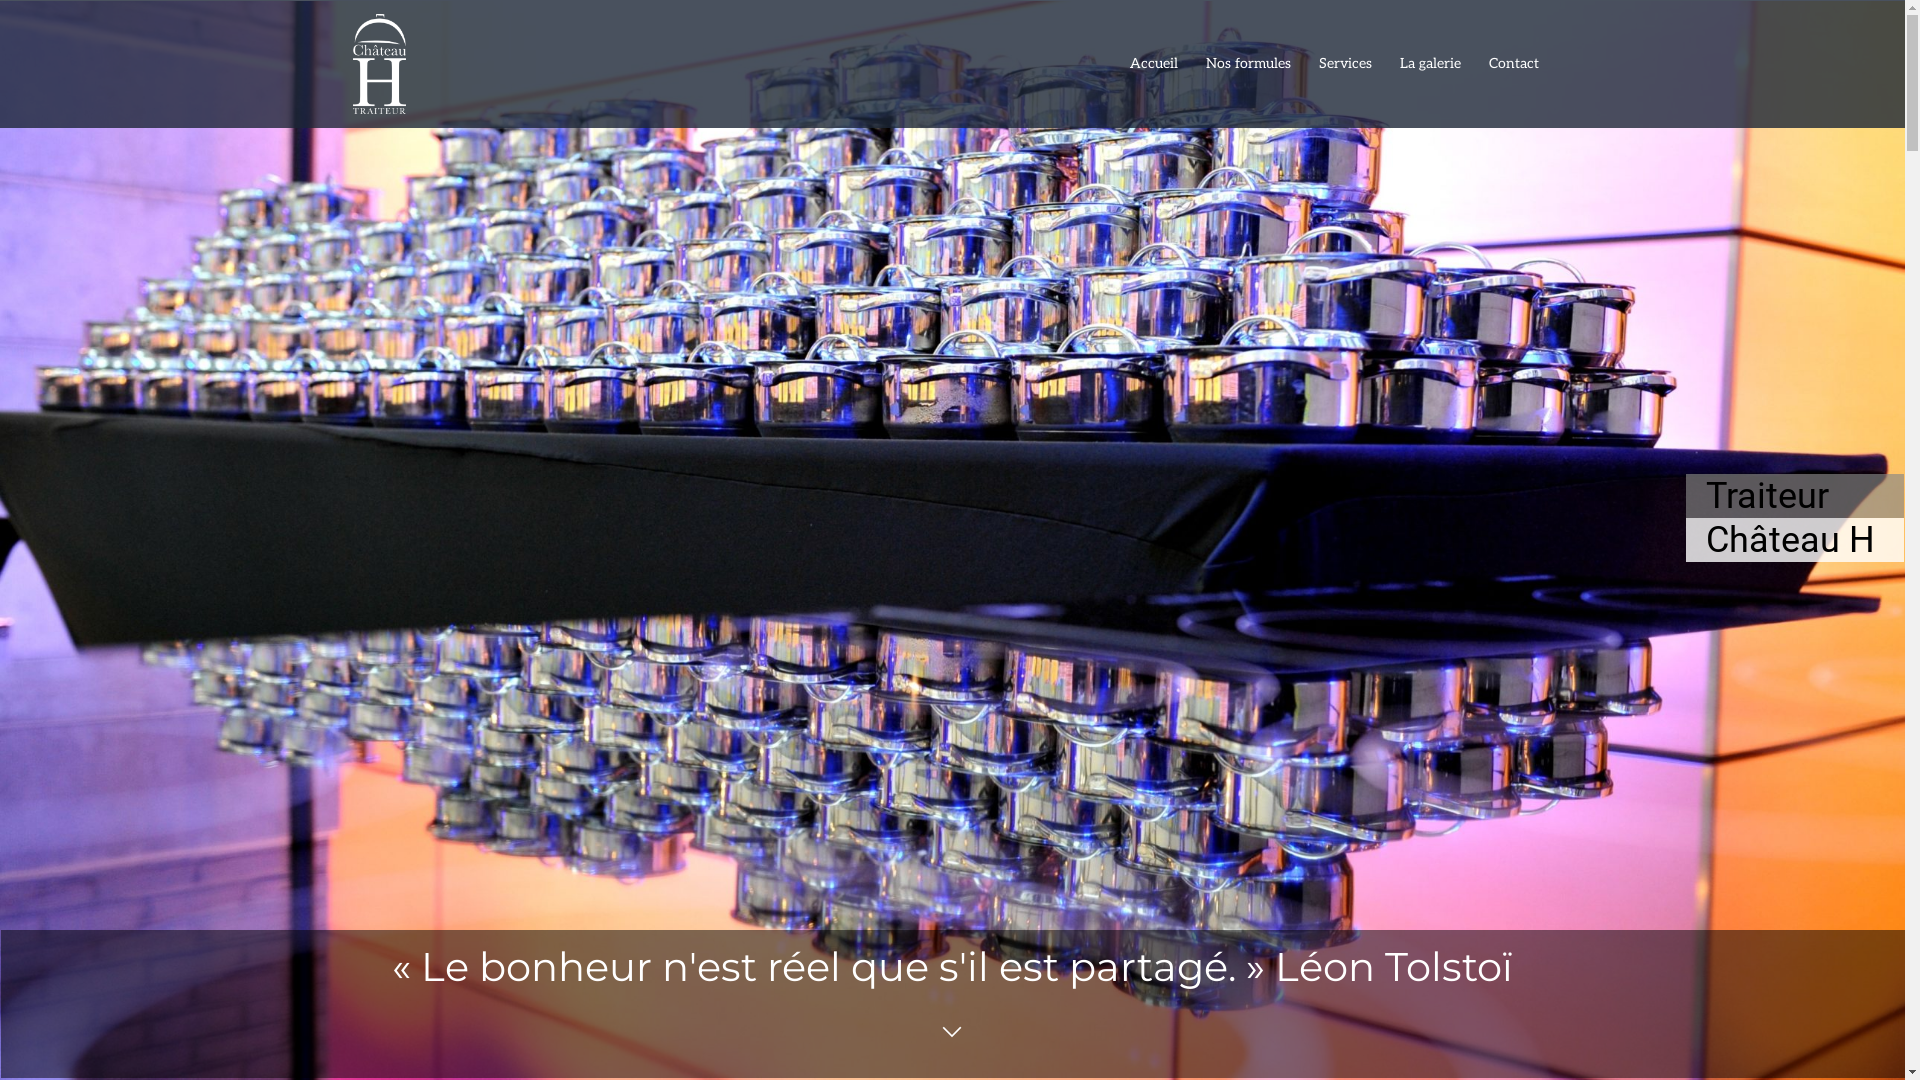  What do you see at coordinates (1473, 63) in the screenshot?
I see `'Contact'` at bounding box center [1473, 63].